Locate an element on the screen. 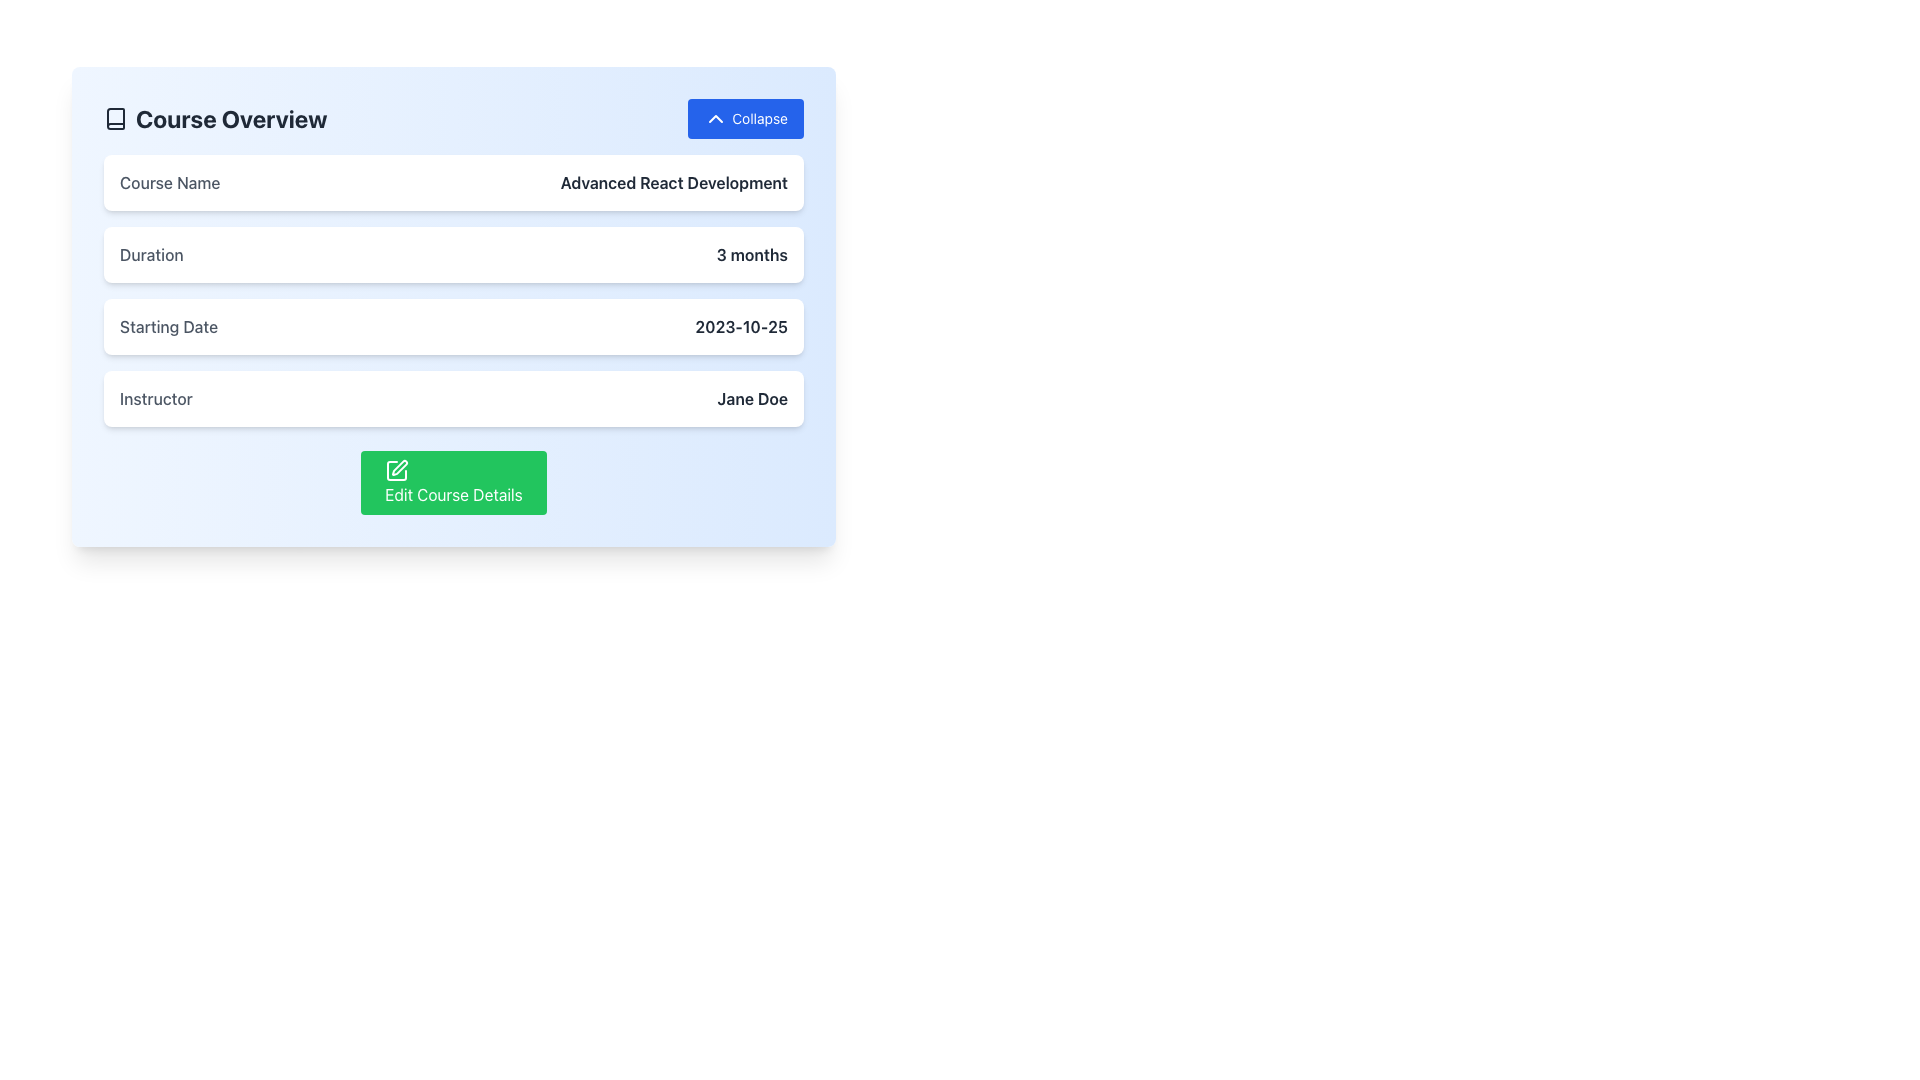 Image resolution: width=1920 pixels, height=1080 pixels. the text 'Advanced React Development' displayed in bold dark gray color, located on the right side of the 'Course Name' row is located at coordinates (674, 182).